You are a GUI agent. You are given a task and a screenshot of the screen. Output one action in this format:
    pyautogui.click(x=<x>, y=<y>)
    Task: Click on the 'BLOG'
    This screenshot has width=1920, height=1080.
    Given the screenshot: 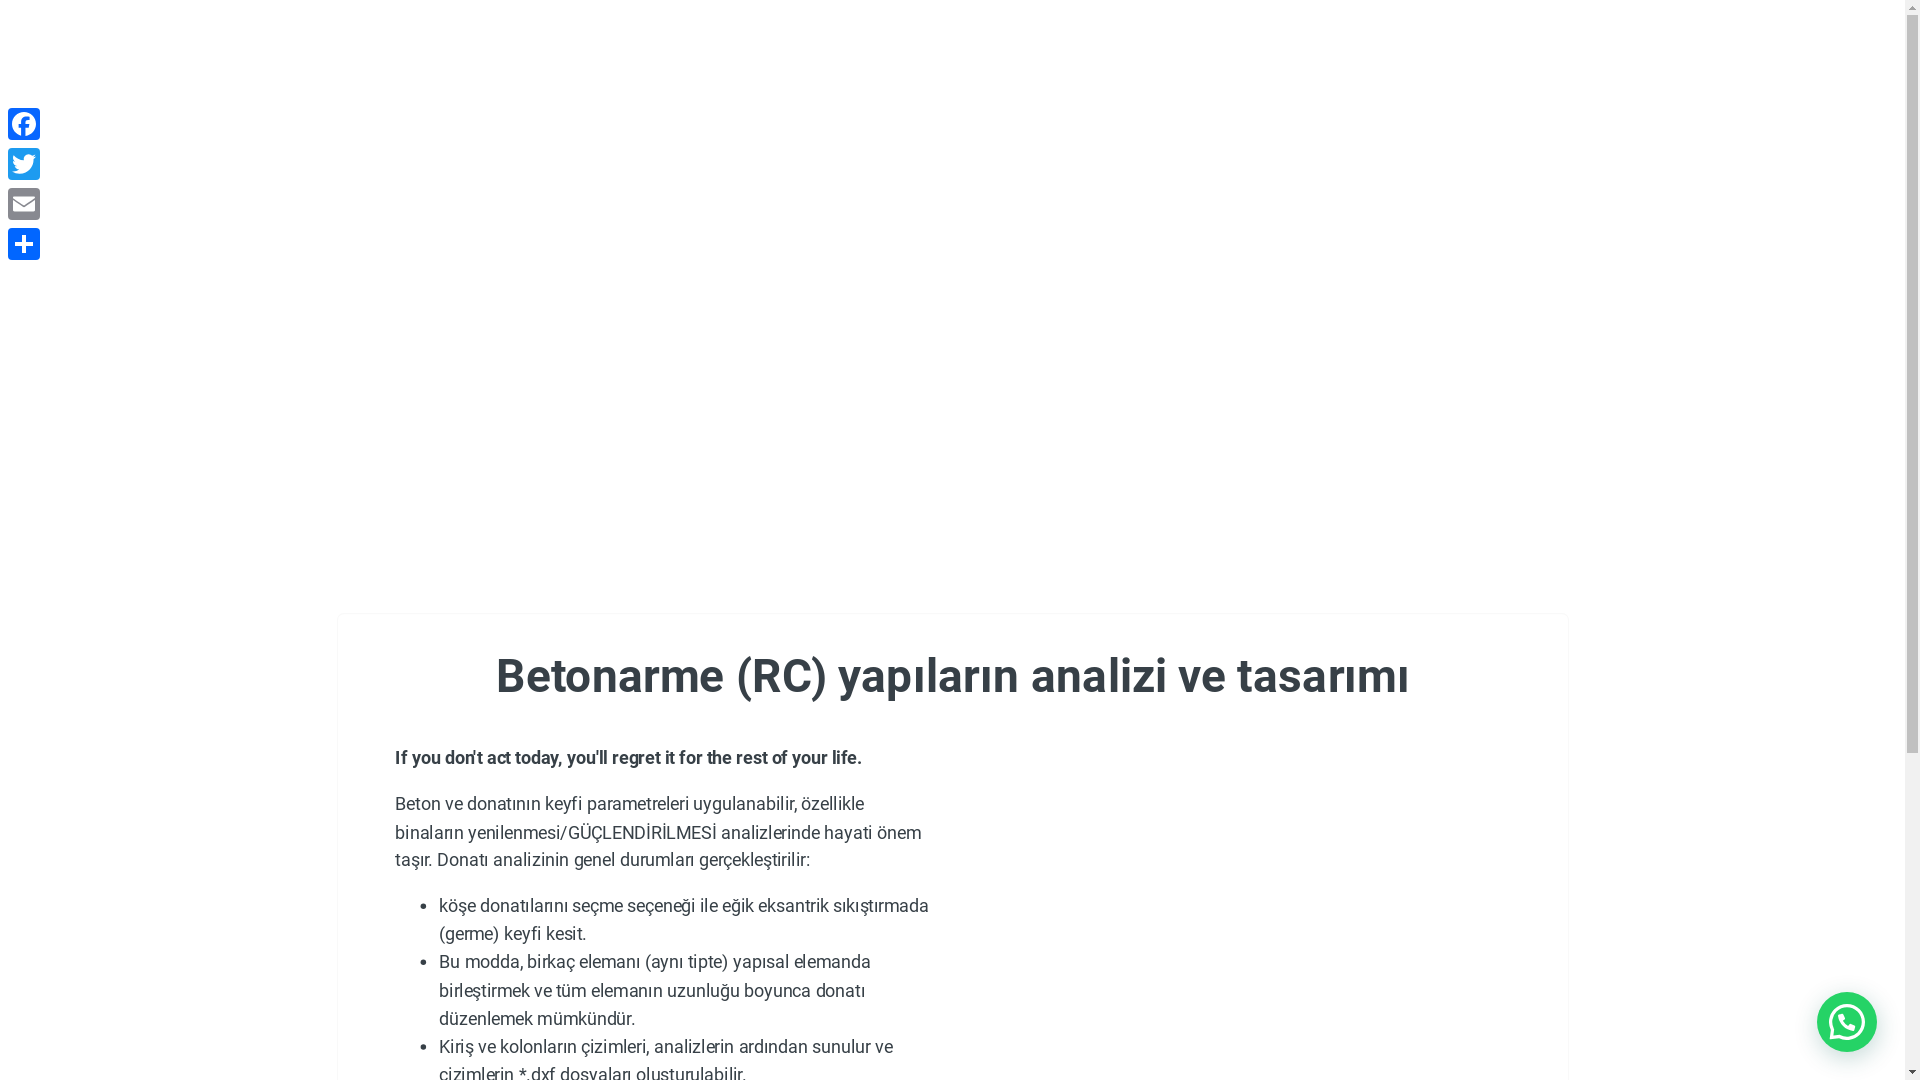 What is the action you would take?
    pyautogui.click(x=1249, y=82)
    